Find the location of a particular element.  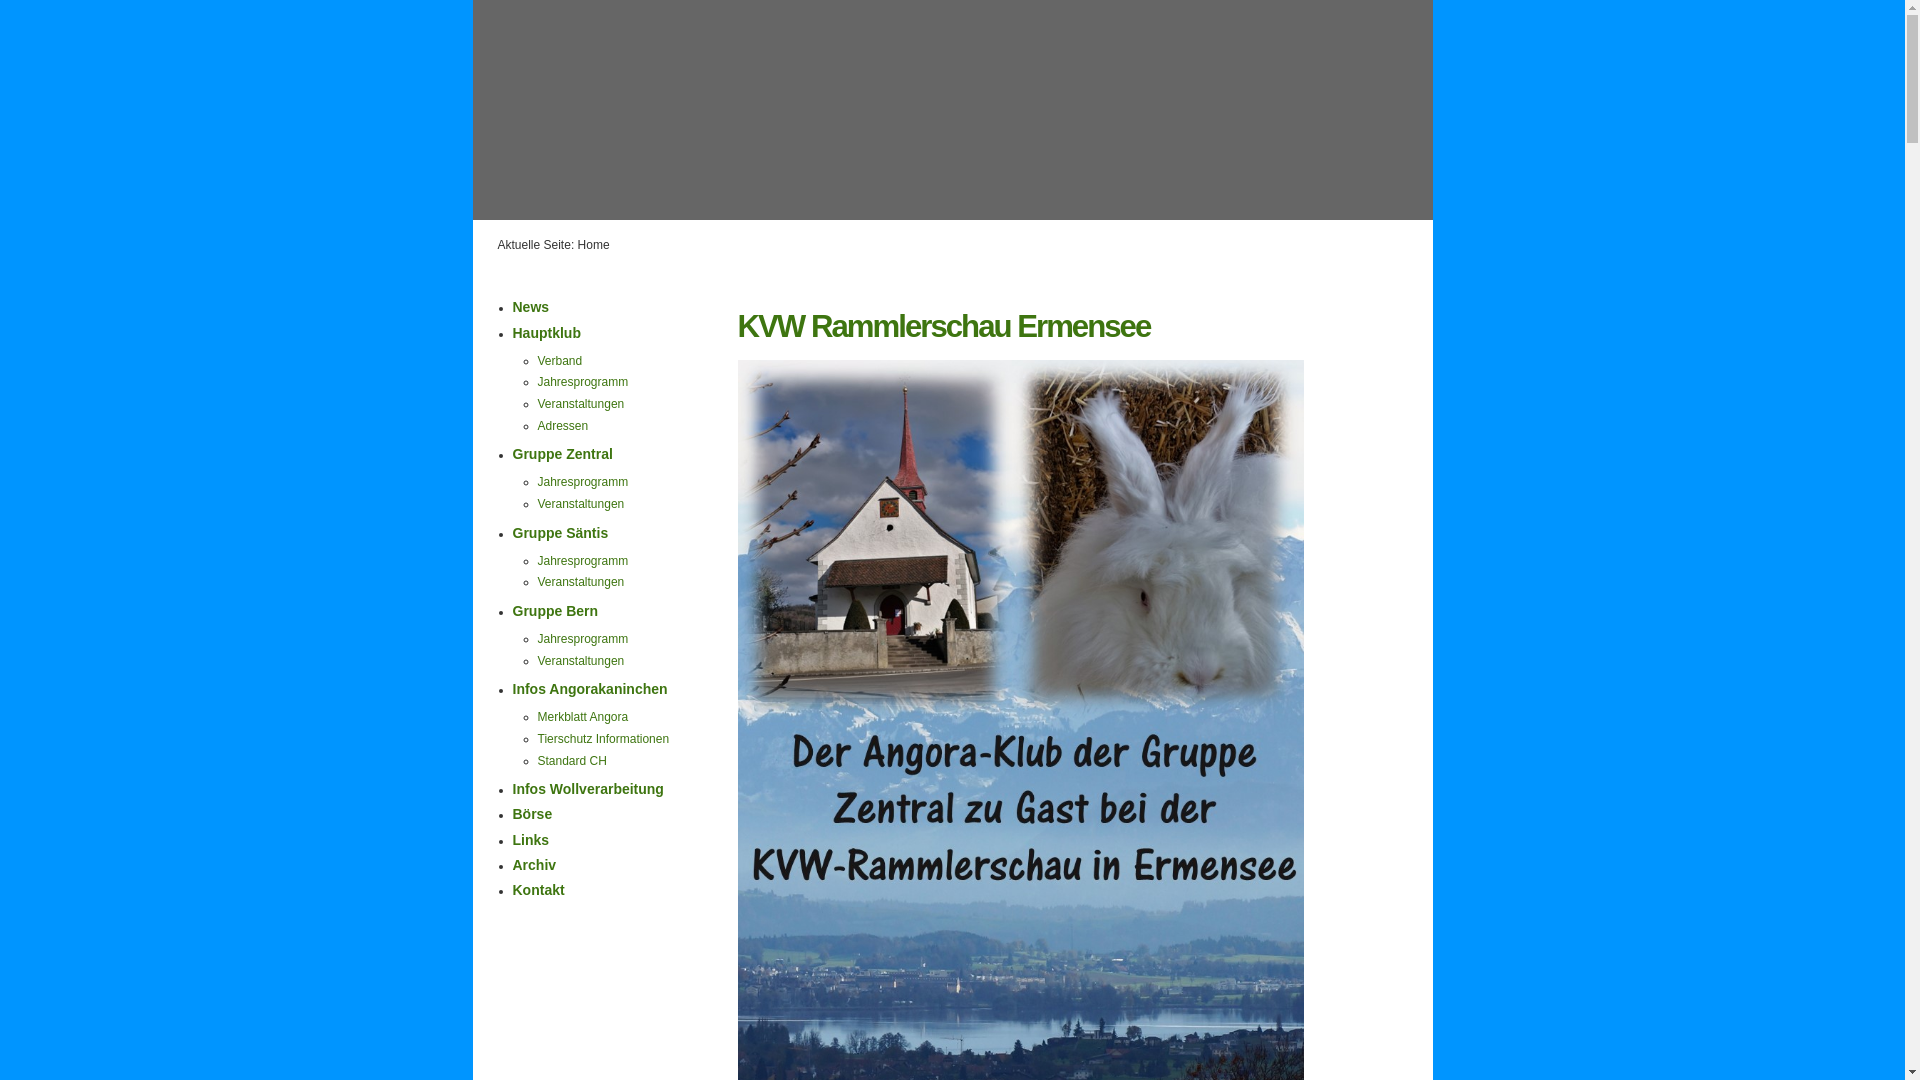

'Veranstaltungen' is located at coordinates (580, 404).